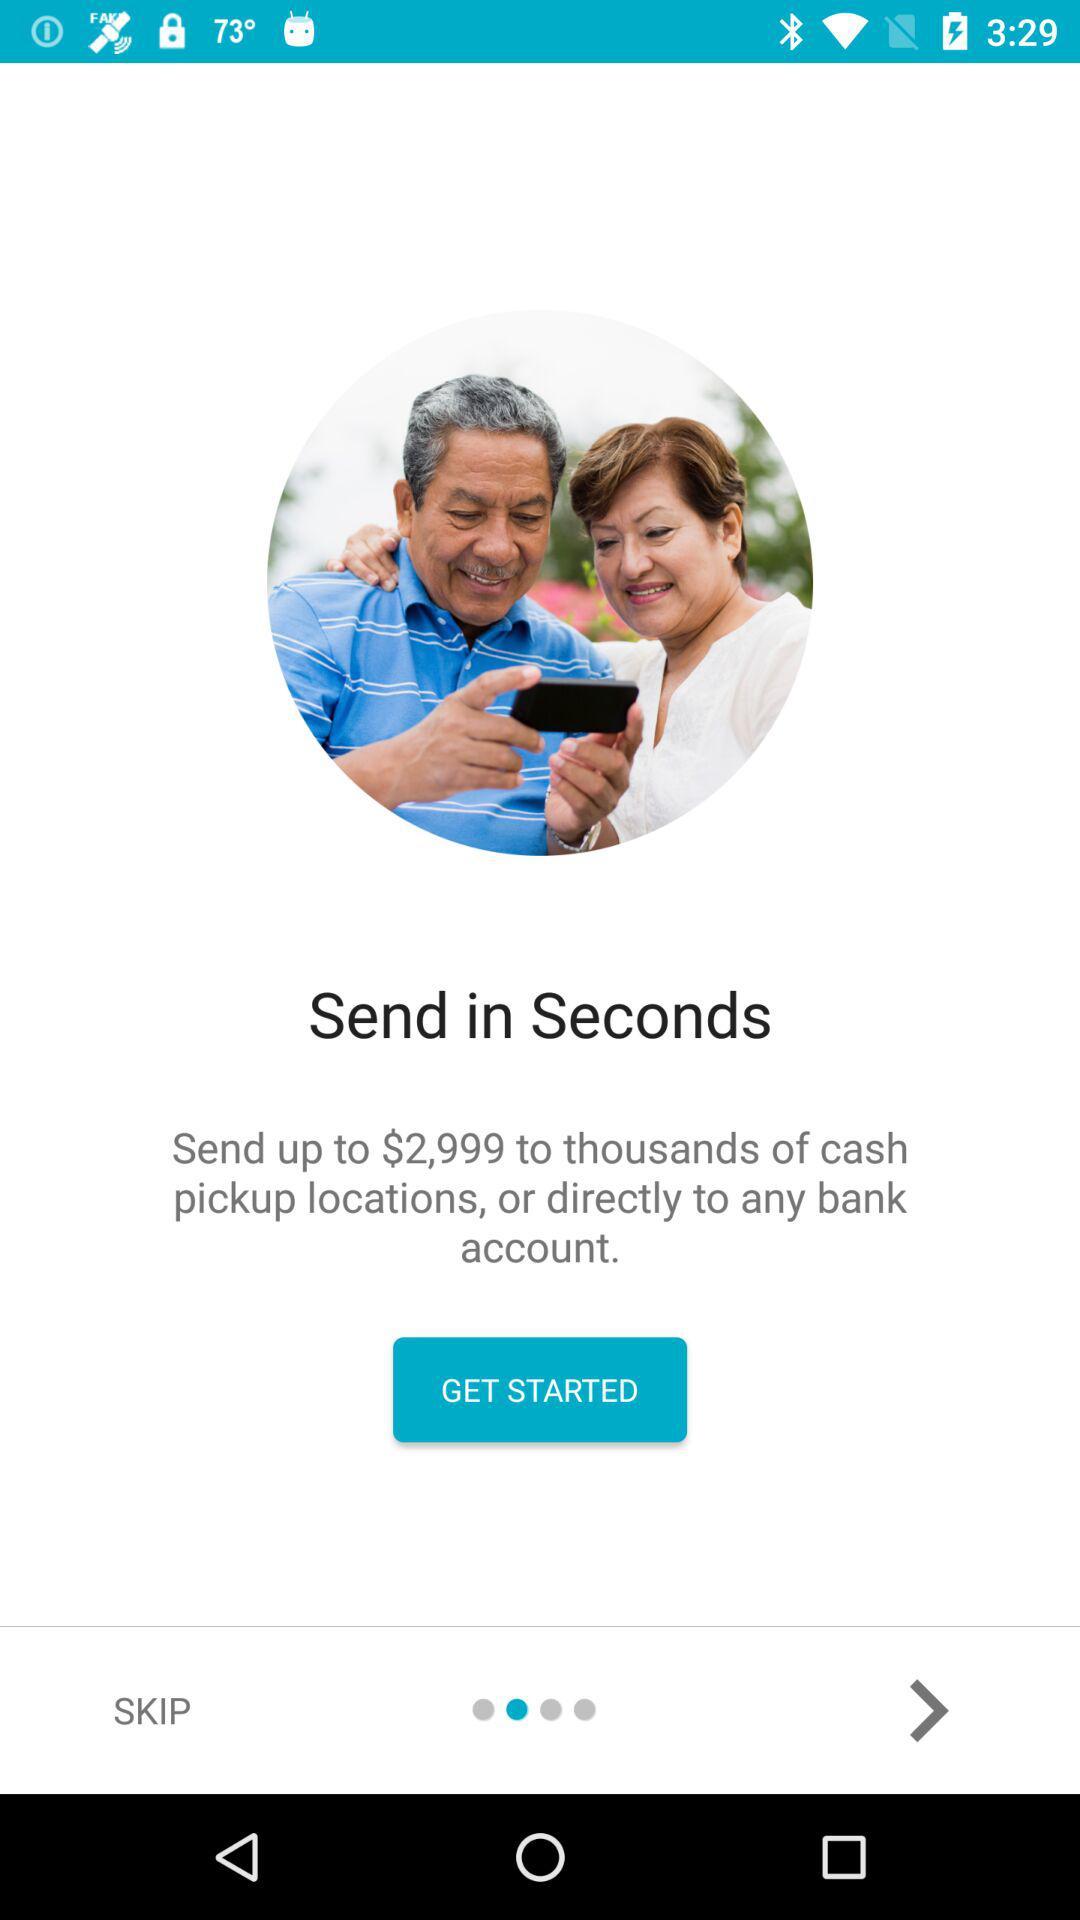  I want to click on the arrow_forward icon, so click(927, 1709).